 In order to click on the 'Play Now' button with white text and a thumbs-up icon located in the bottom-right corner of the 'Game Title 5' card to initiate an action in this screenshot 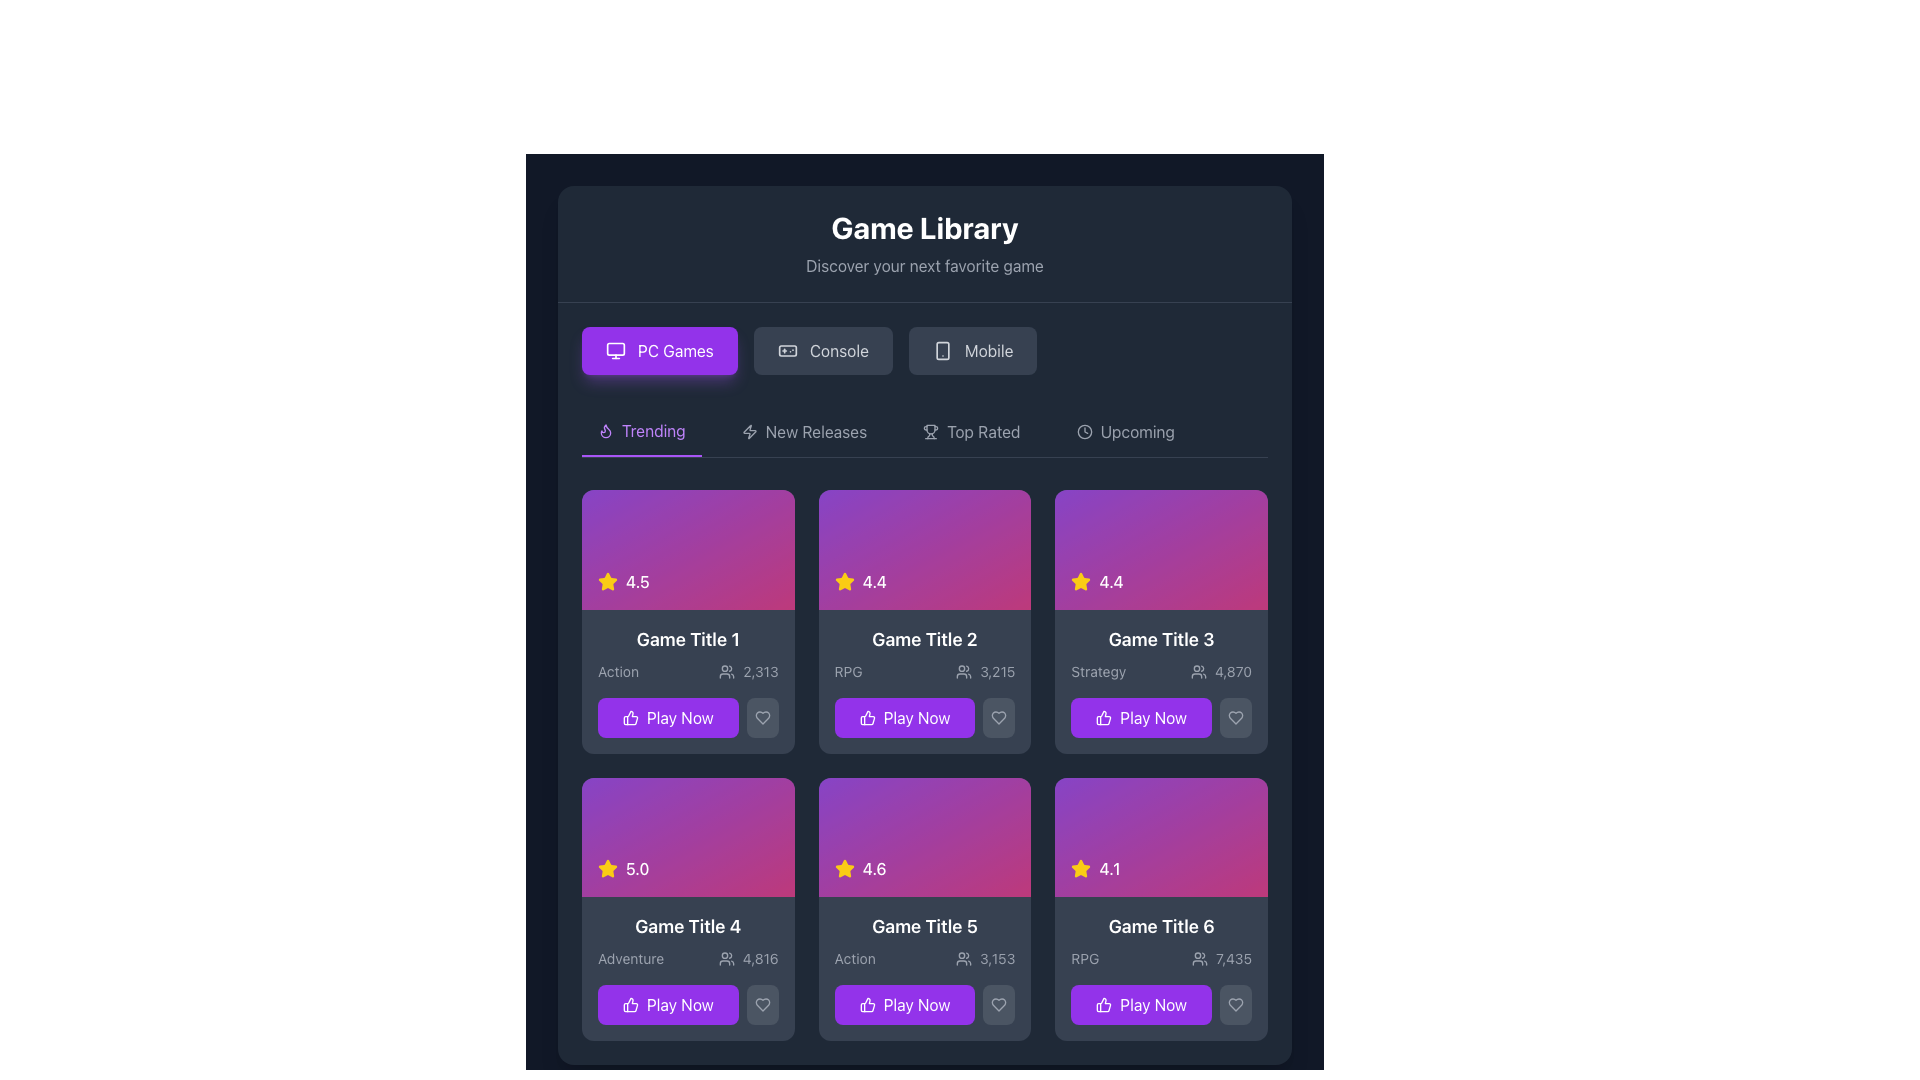, I will do `click(903, 1005)`.